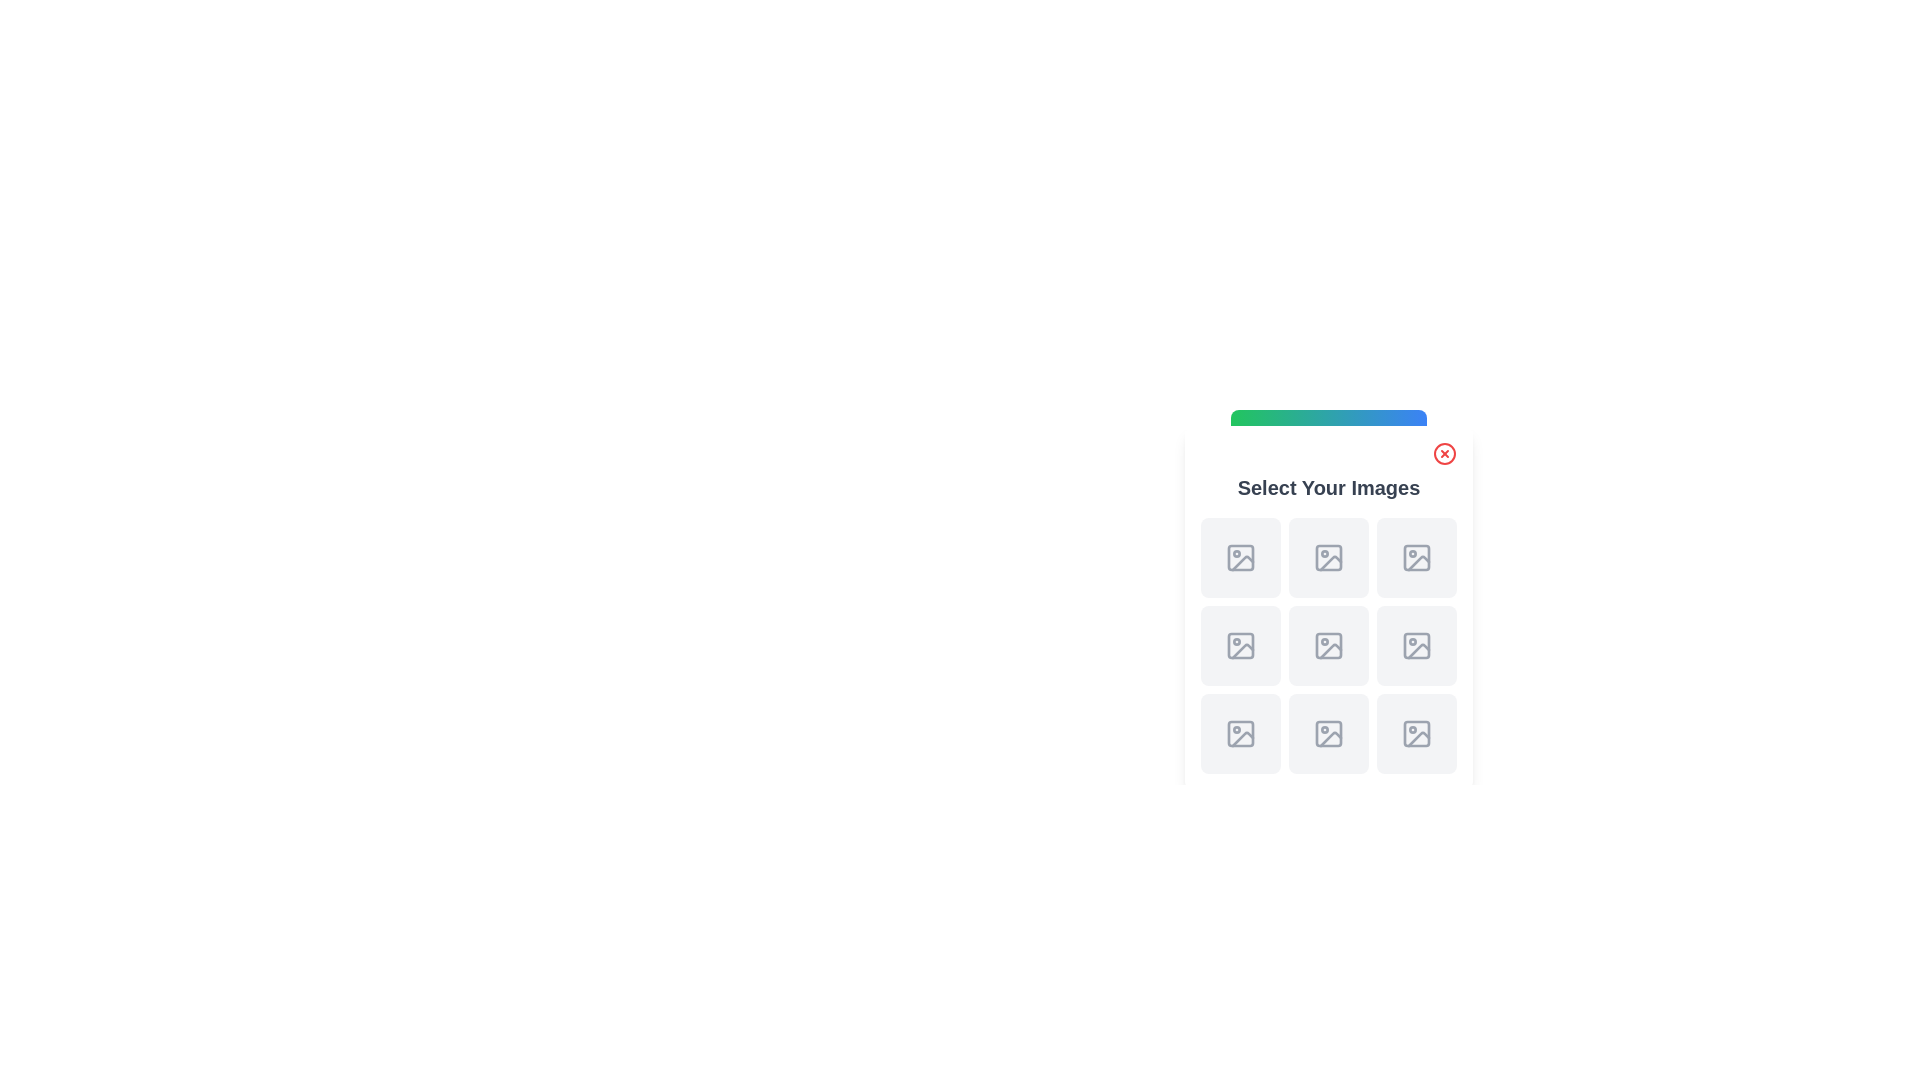 This screenshot has width=1920, height=1080. I want to click on the decorative rectangular shape with rounded corners located in the bottom-right corner of the image icon within the 'Select Your Images' grid, so click(1240, 733).